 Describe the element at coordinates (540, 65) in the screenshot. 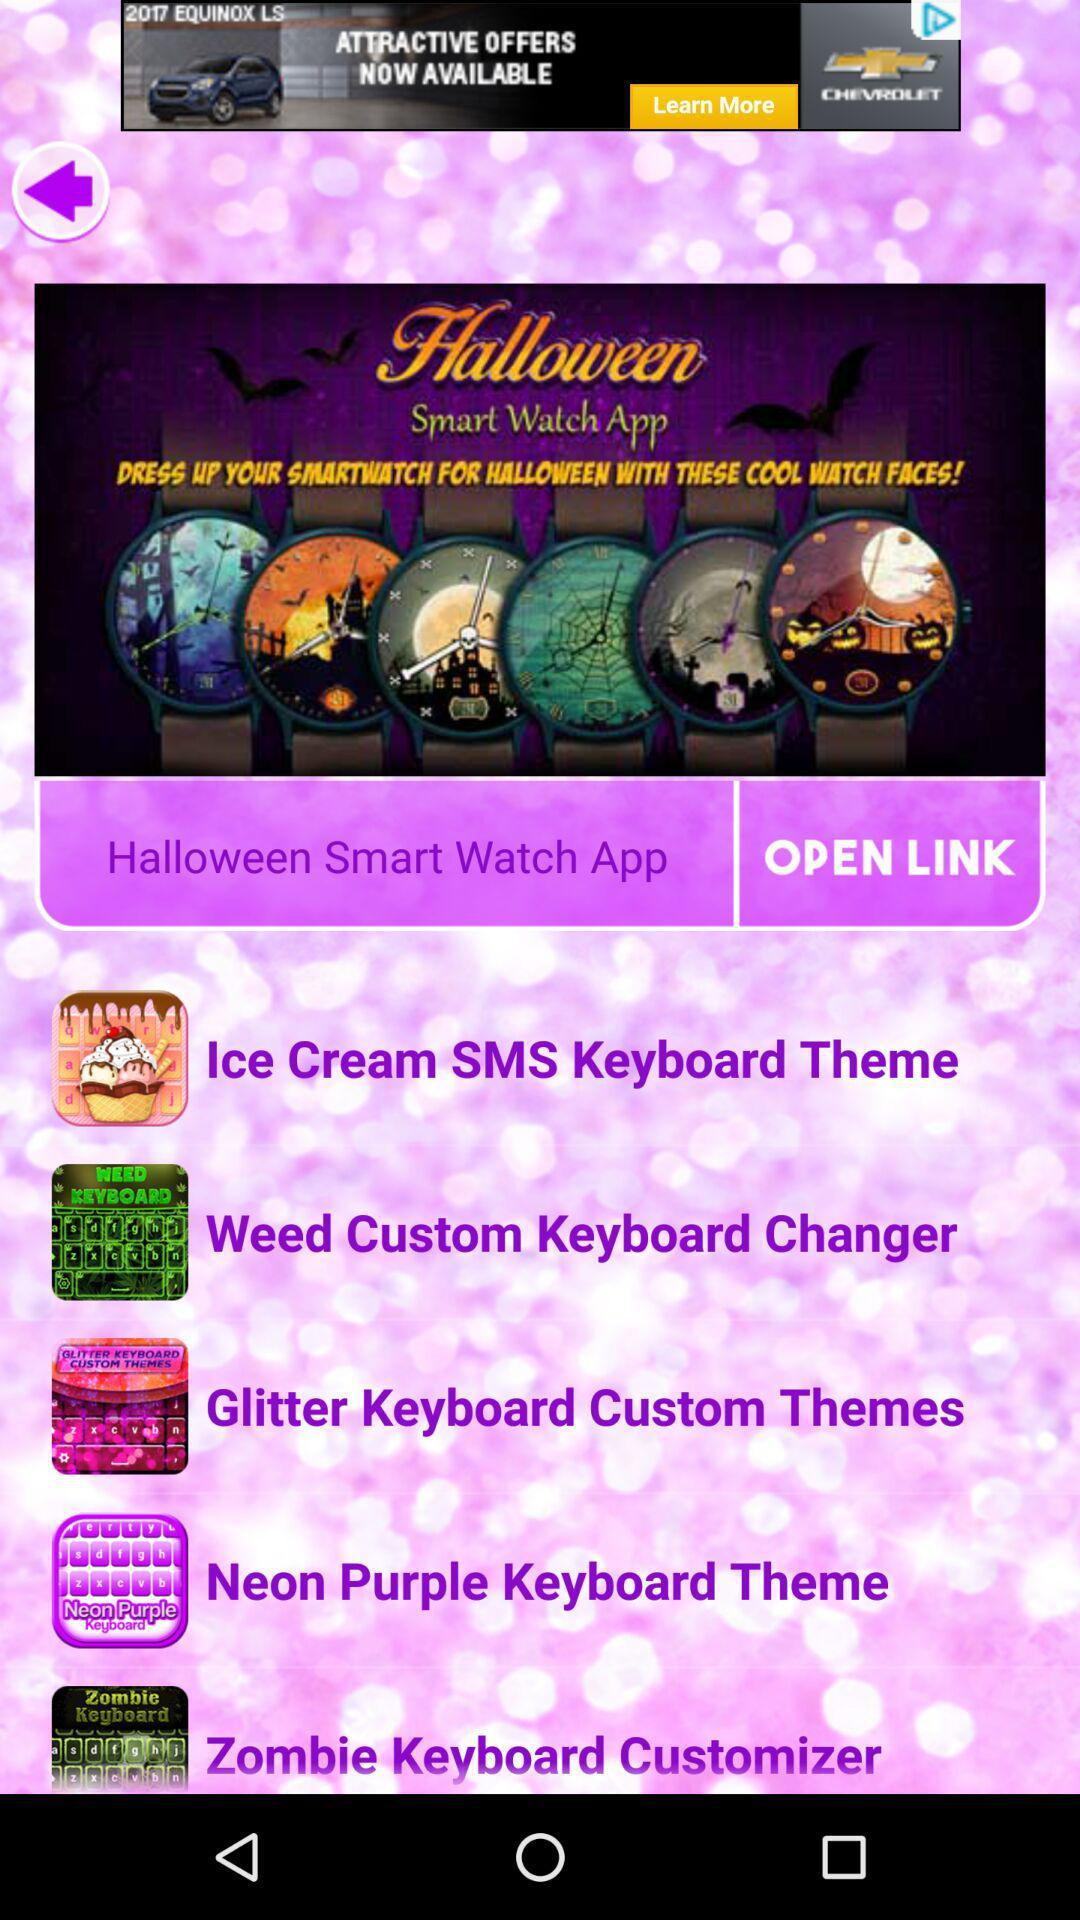

I see `the advertisement` at that location.